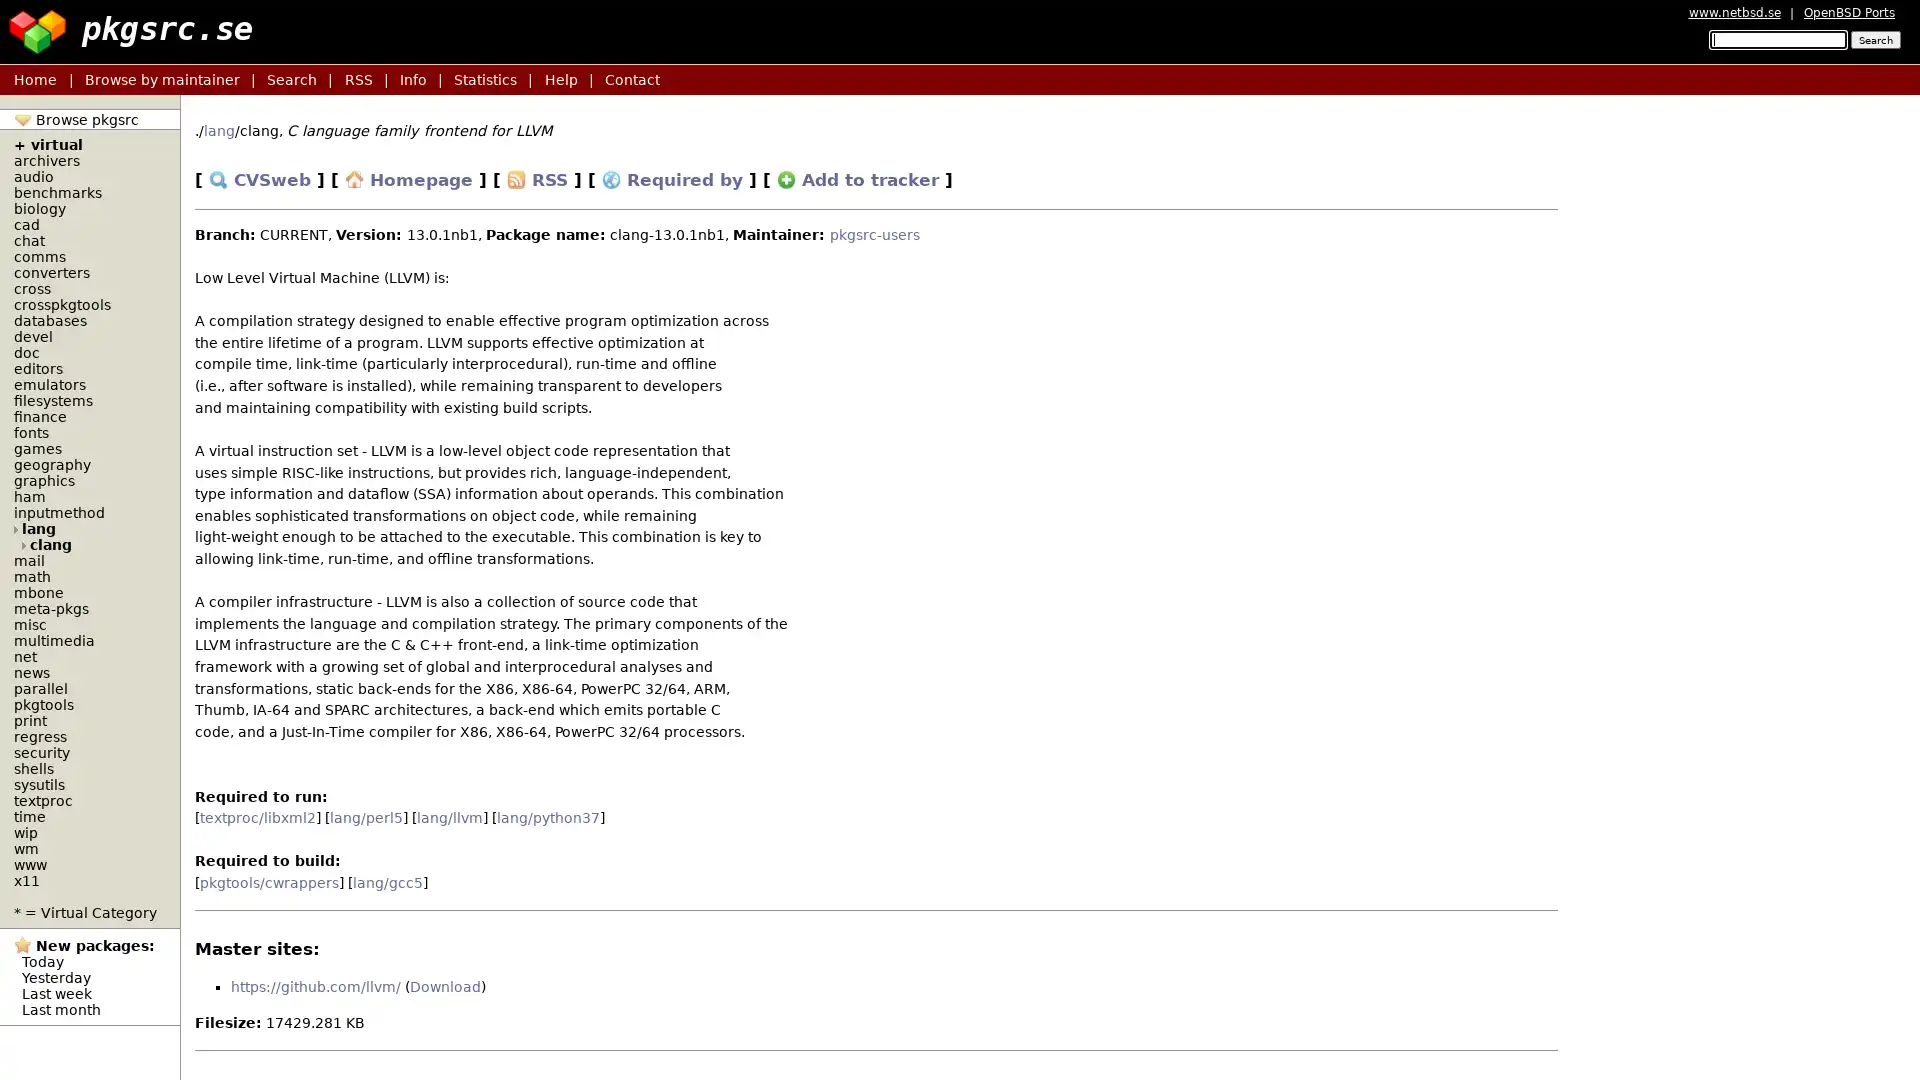 This screenshot has width=1920, height=1080. I want to click on Search, so click(1874, 39).